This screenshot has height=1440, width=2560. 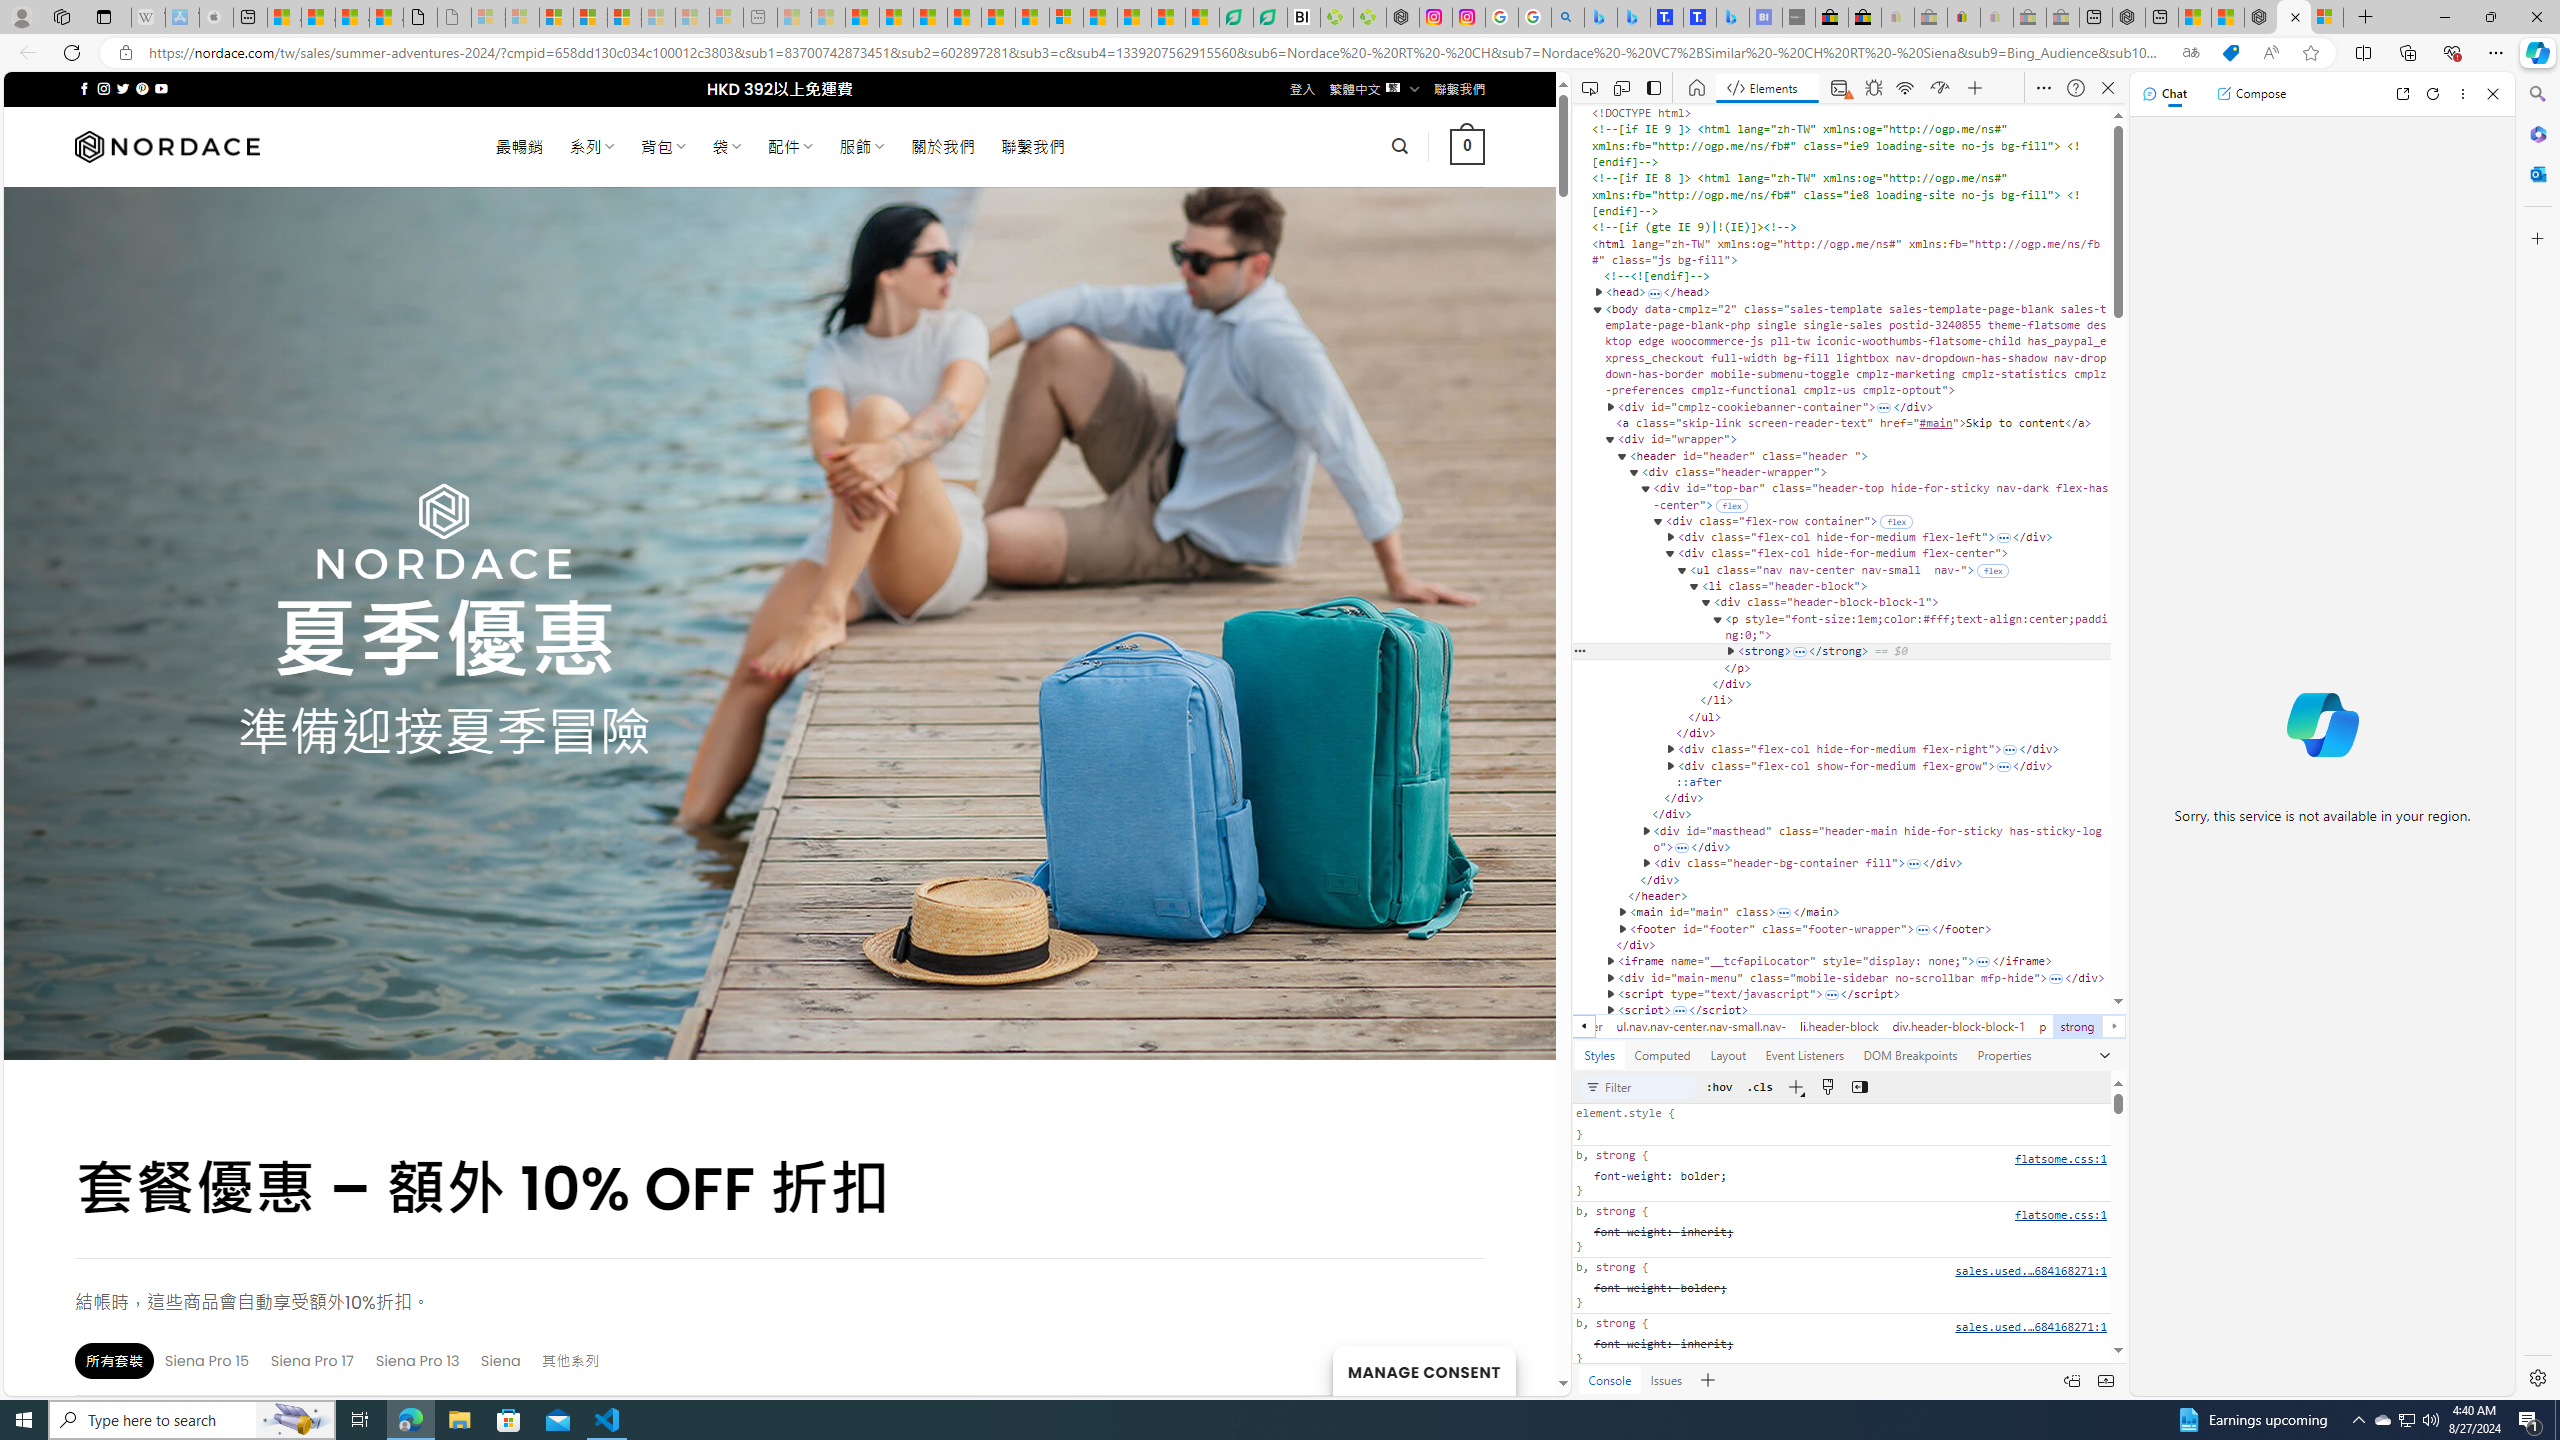 What do you see at coordinates (2292, 16) in the screenshot?
I see `'Nordace - Summer Adventures 2024'` at bounding box center [2292, 16].